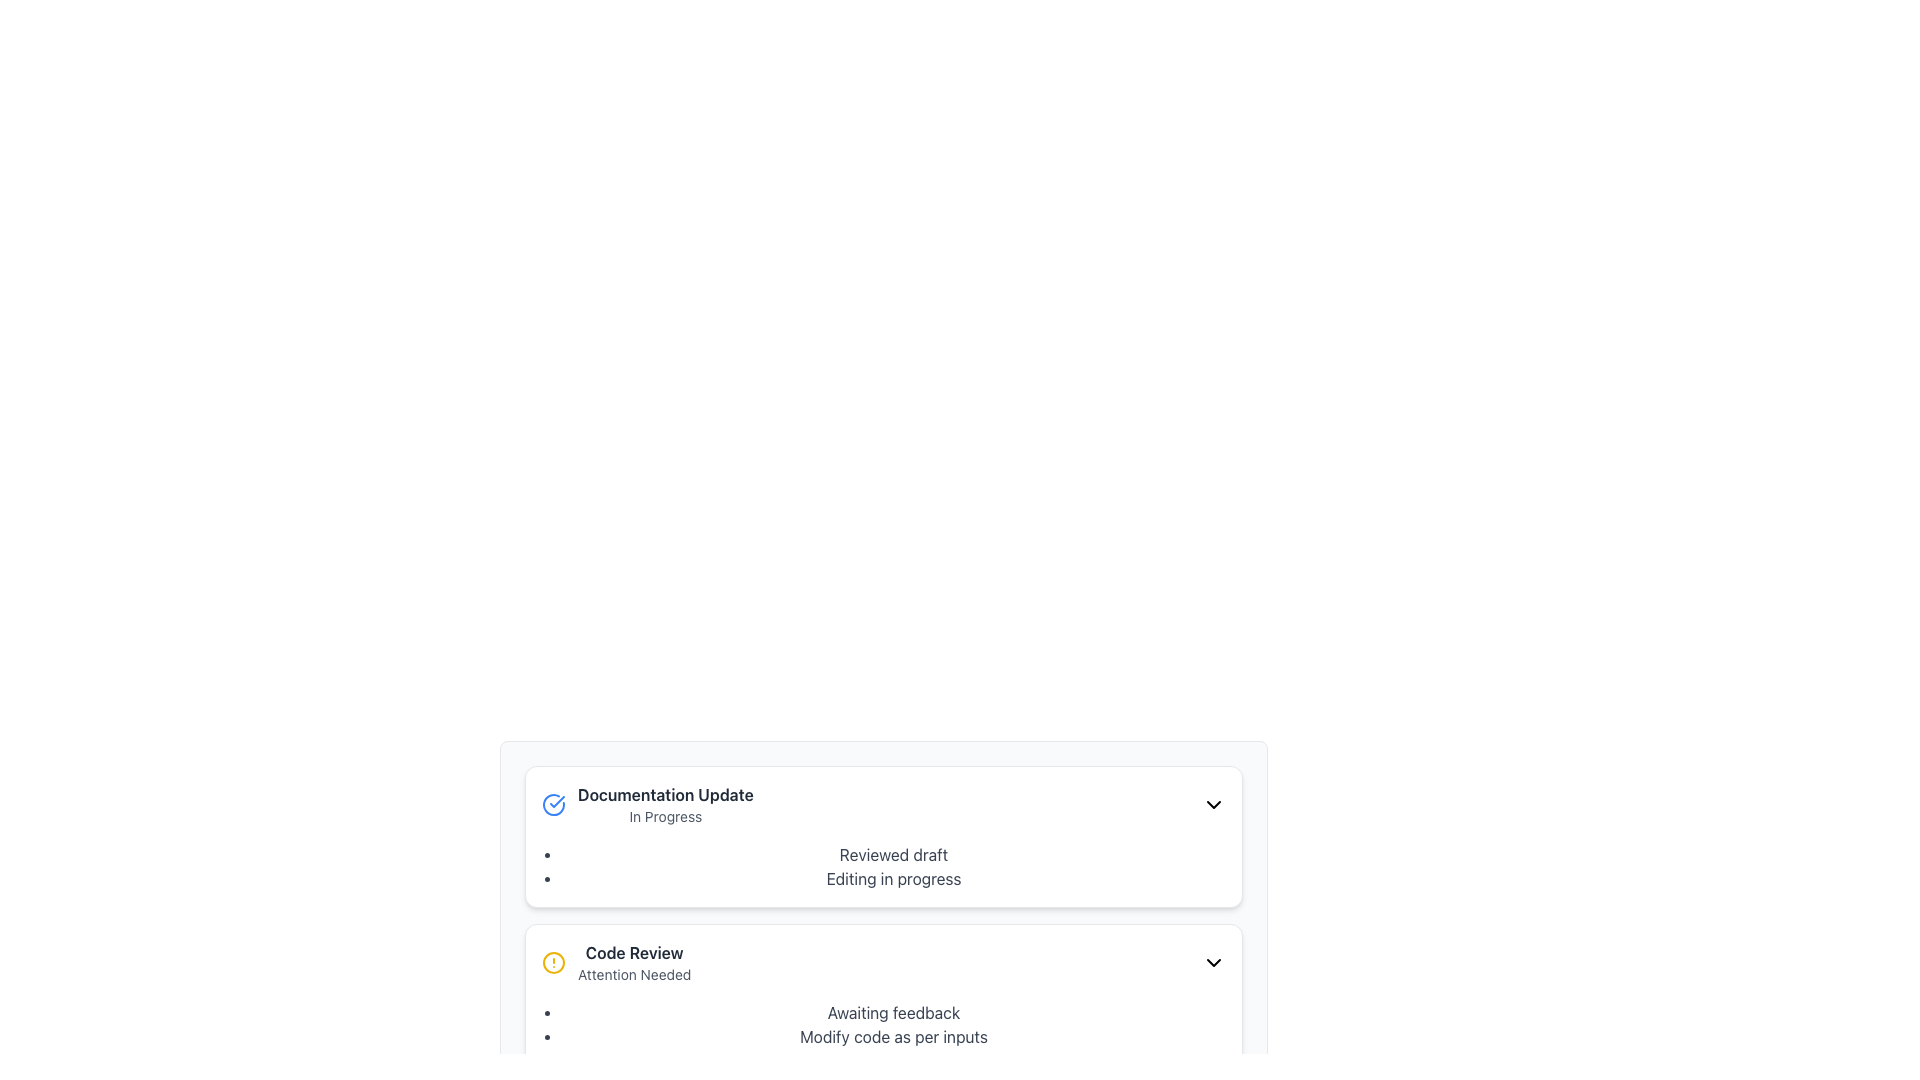 This screenshot has height=1080, width=1920. Describe the element at coordinates (665, 793) in the screenshot. I see `the 'Documentation Update' text label, which serves as the title for the section, located at the top of the card above the 'Code Review' card` at that location.